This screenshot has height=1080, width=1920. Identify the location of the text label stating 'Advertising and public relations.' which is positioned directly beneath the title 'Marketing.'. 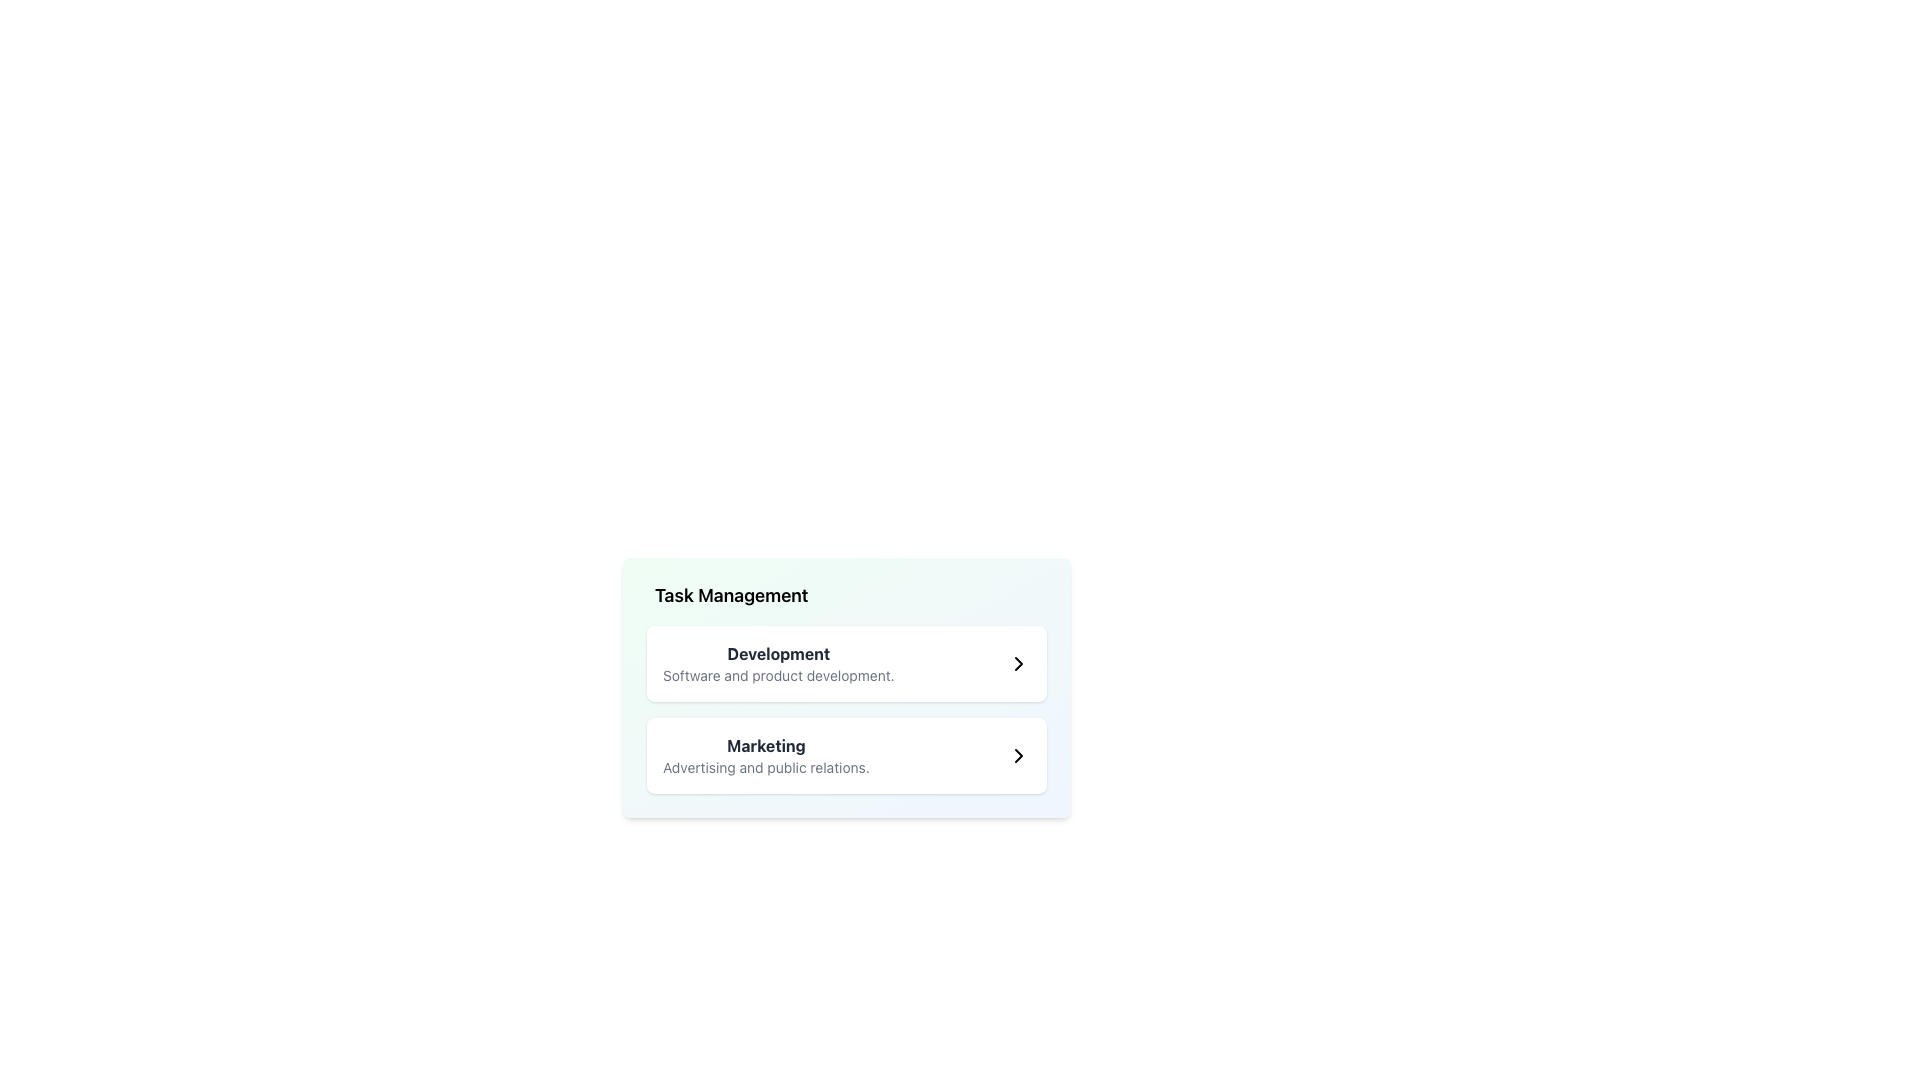
(765, 766).